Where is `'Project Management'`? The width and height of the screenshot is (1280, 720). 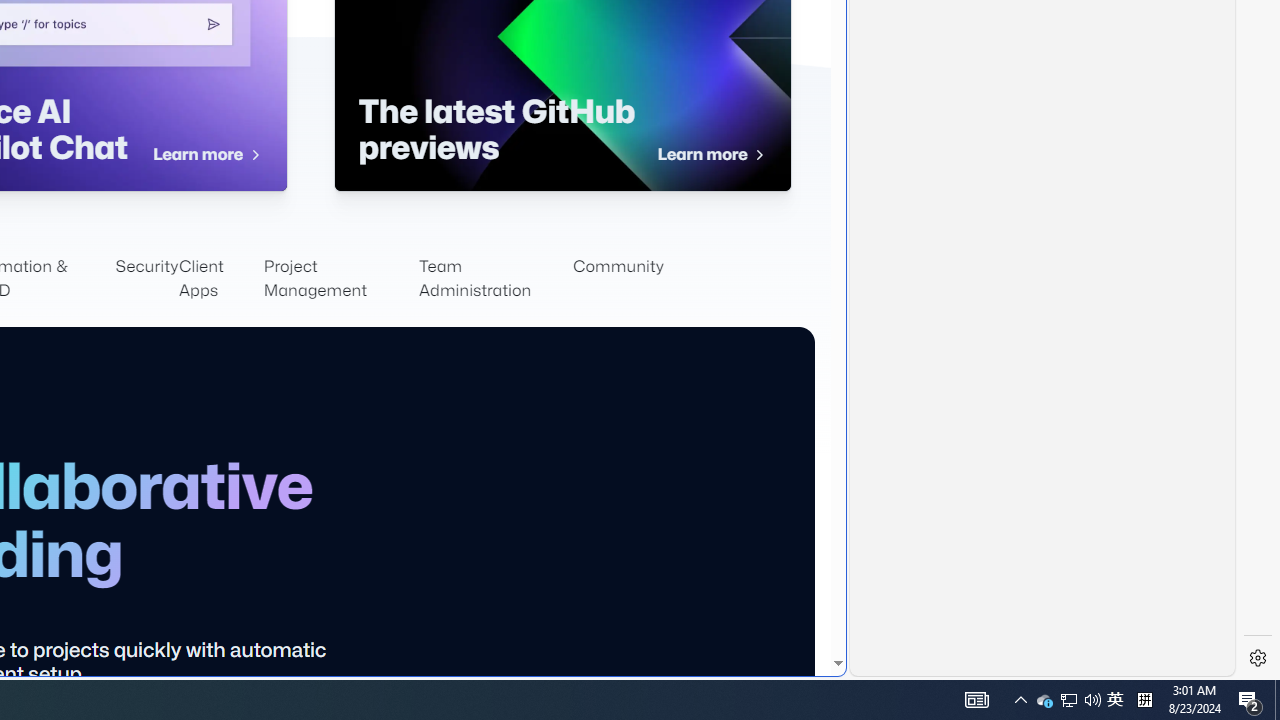
'Project Management' is located at coordinates (340, 279).